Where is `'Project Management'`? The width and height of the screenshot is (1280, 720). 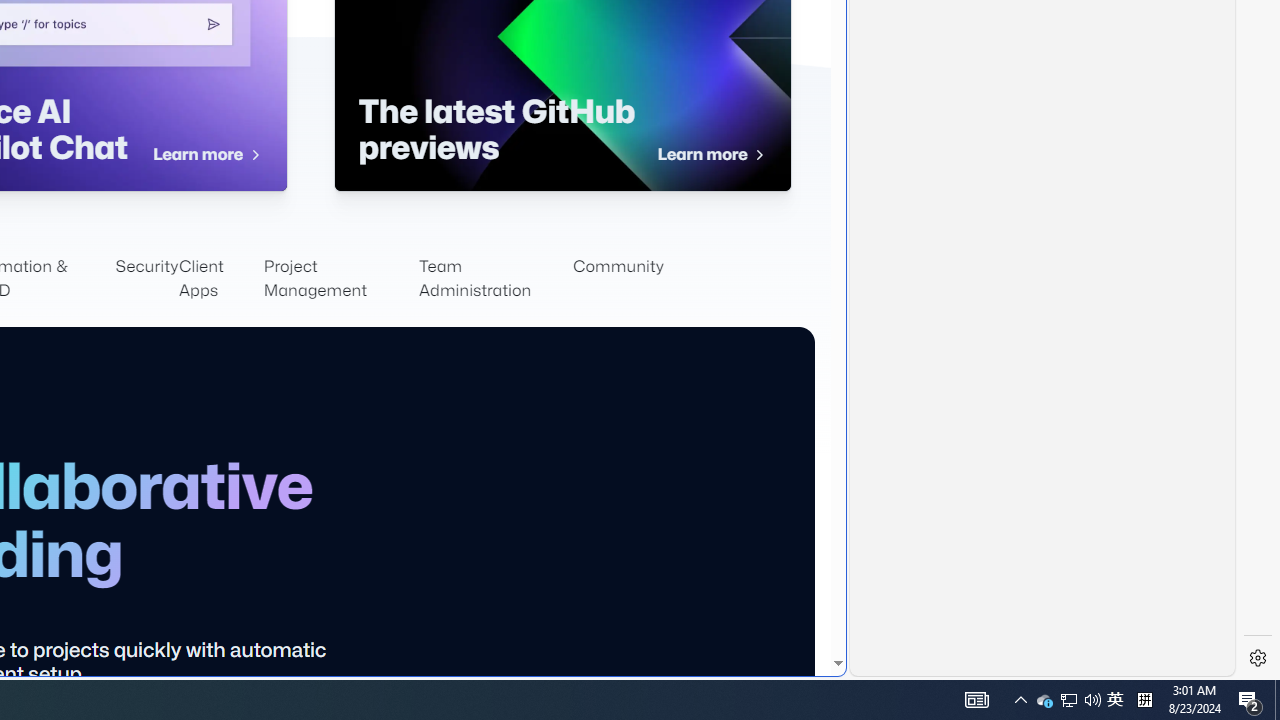
'Project Management' is located at coordinates (340, 279).